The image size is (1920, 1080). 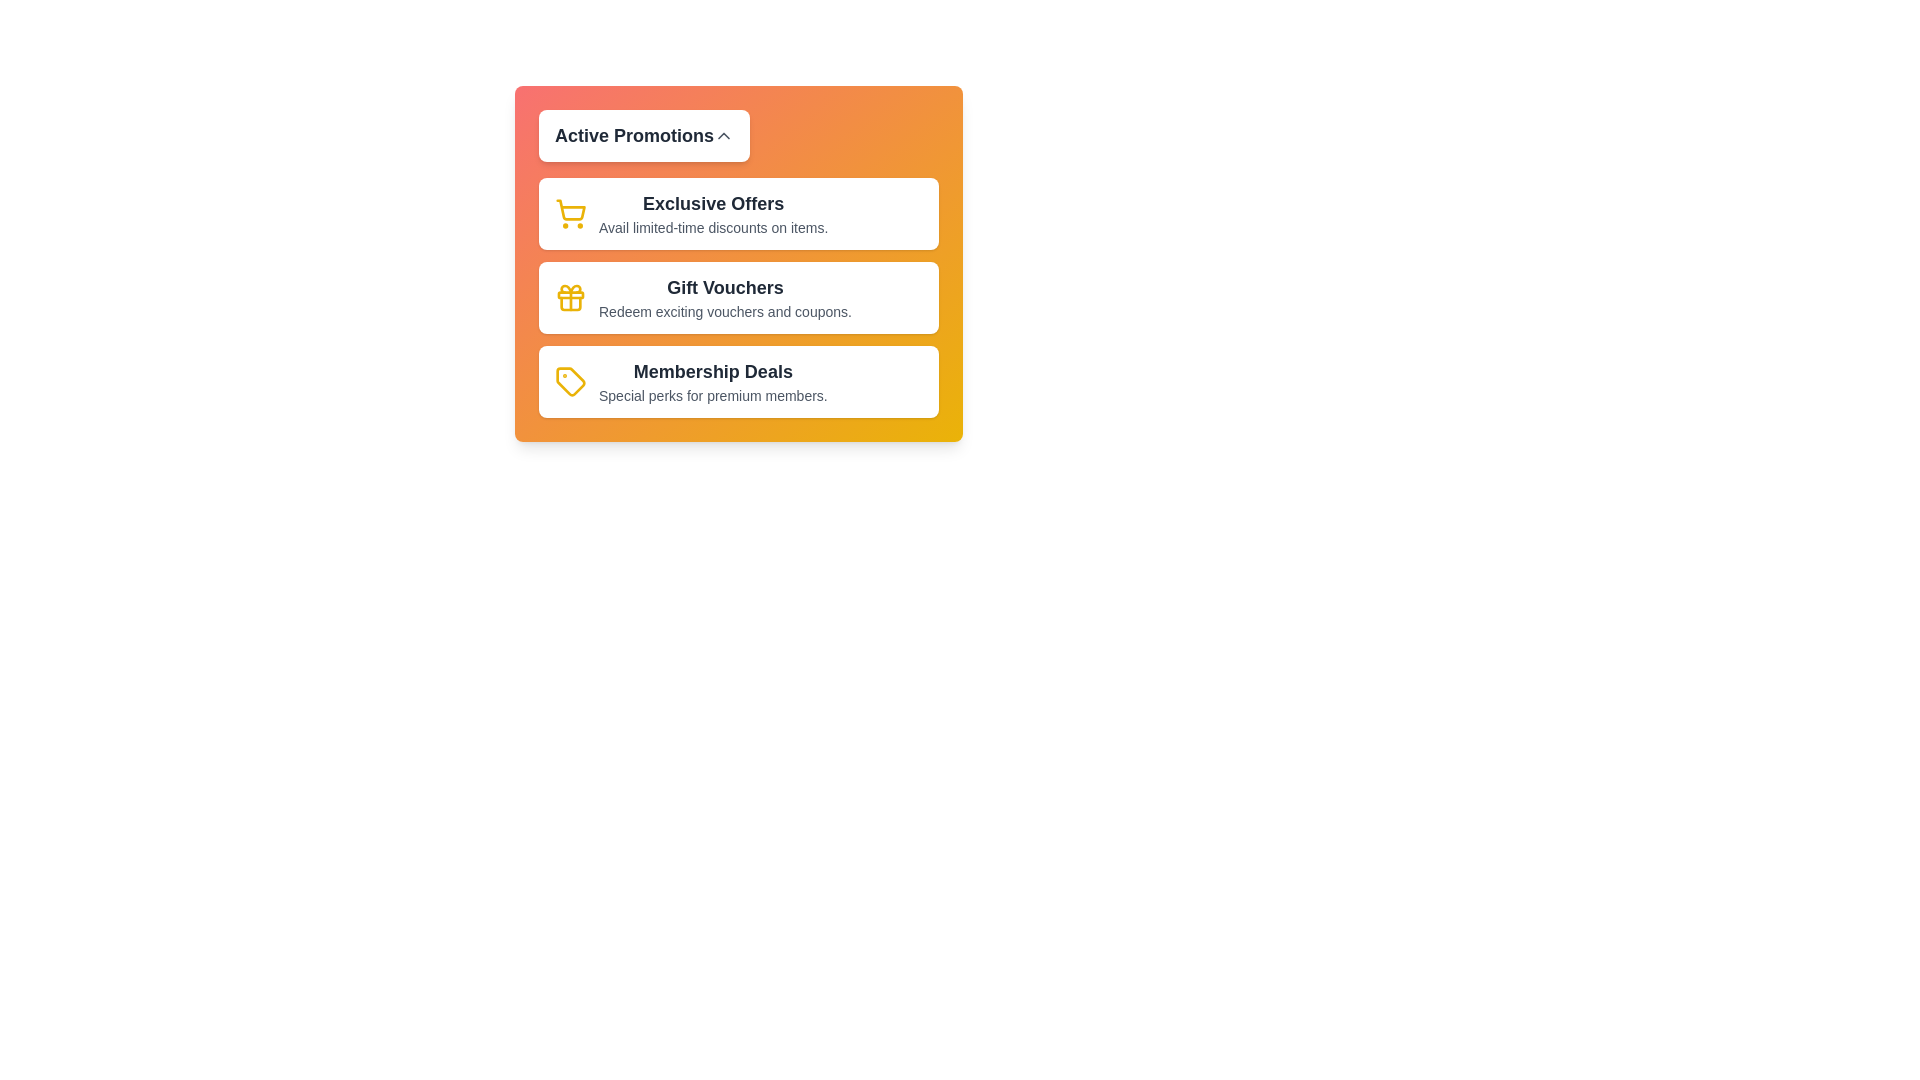 I want to click on the icon corresponding to Exclusive Offers to interact with it, so click(x=570, y=213).